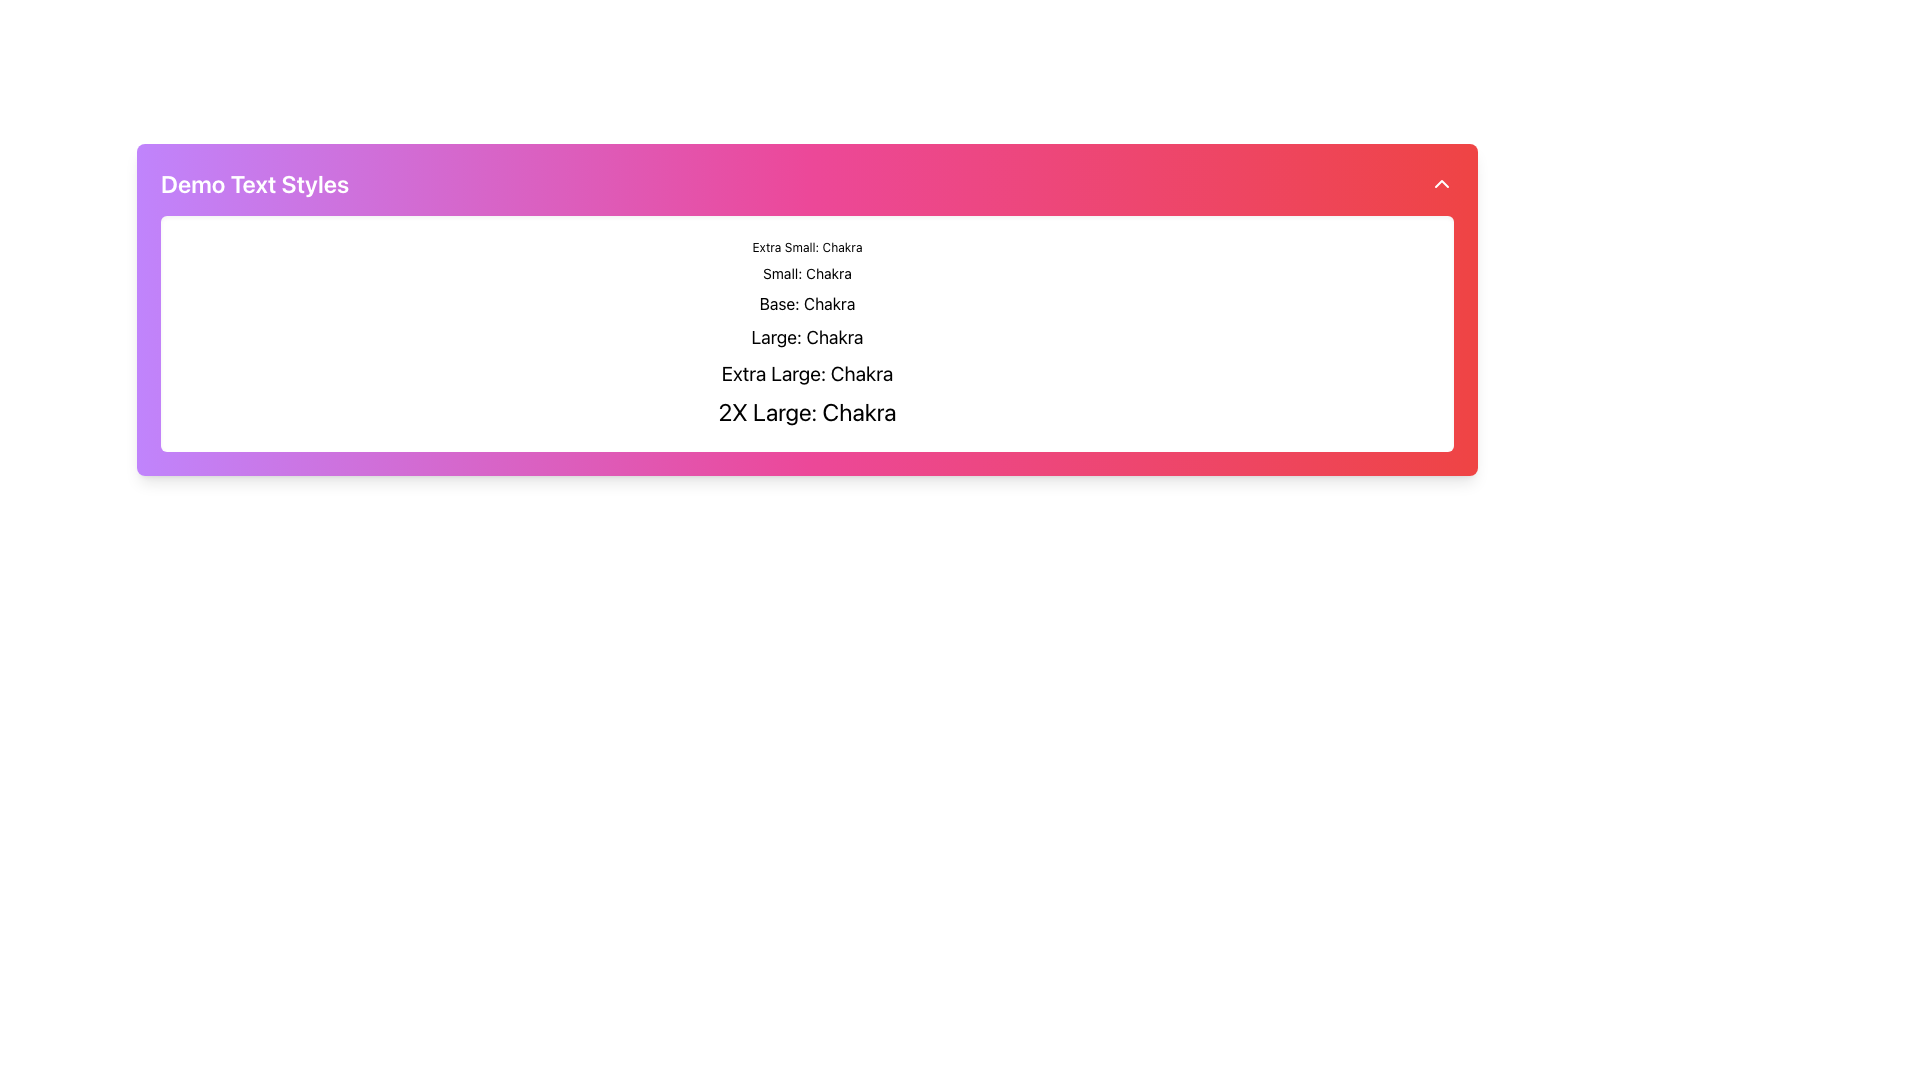 The width and height of the screenshot is (1920, 1080). Describe the element at coordinates (807, 374) in the screenshot. I see `the text label indicating 'Extra Large' associated with 'Chakra', which is the fifth item in a vertical list of text elements` at that location.